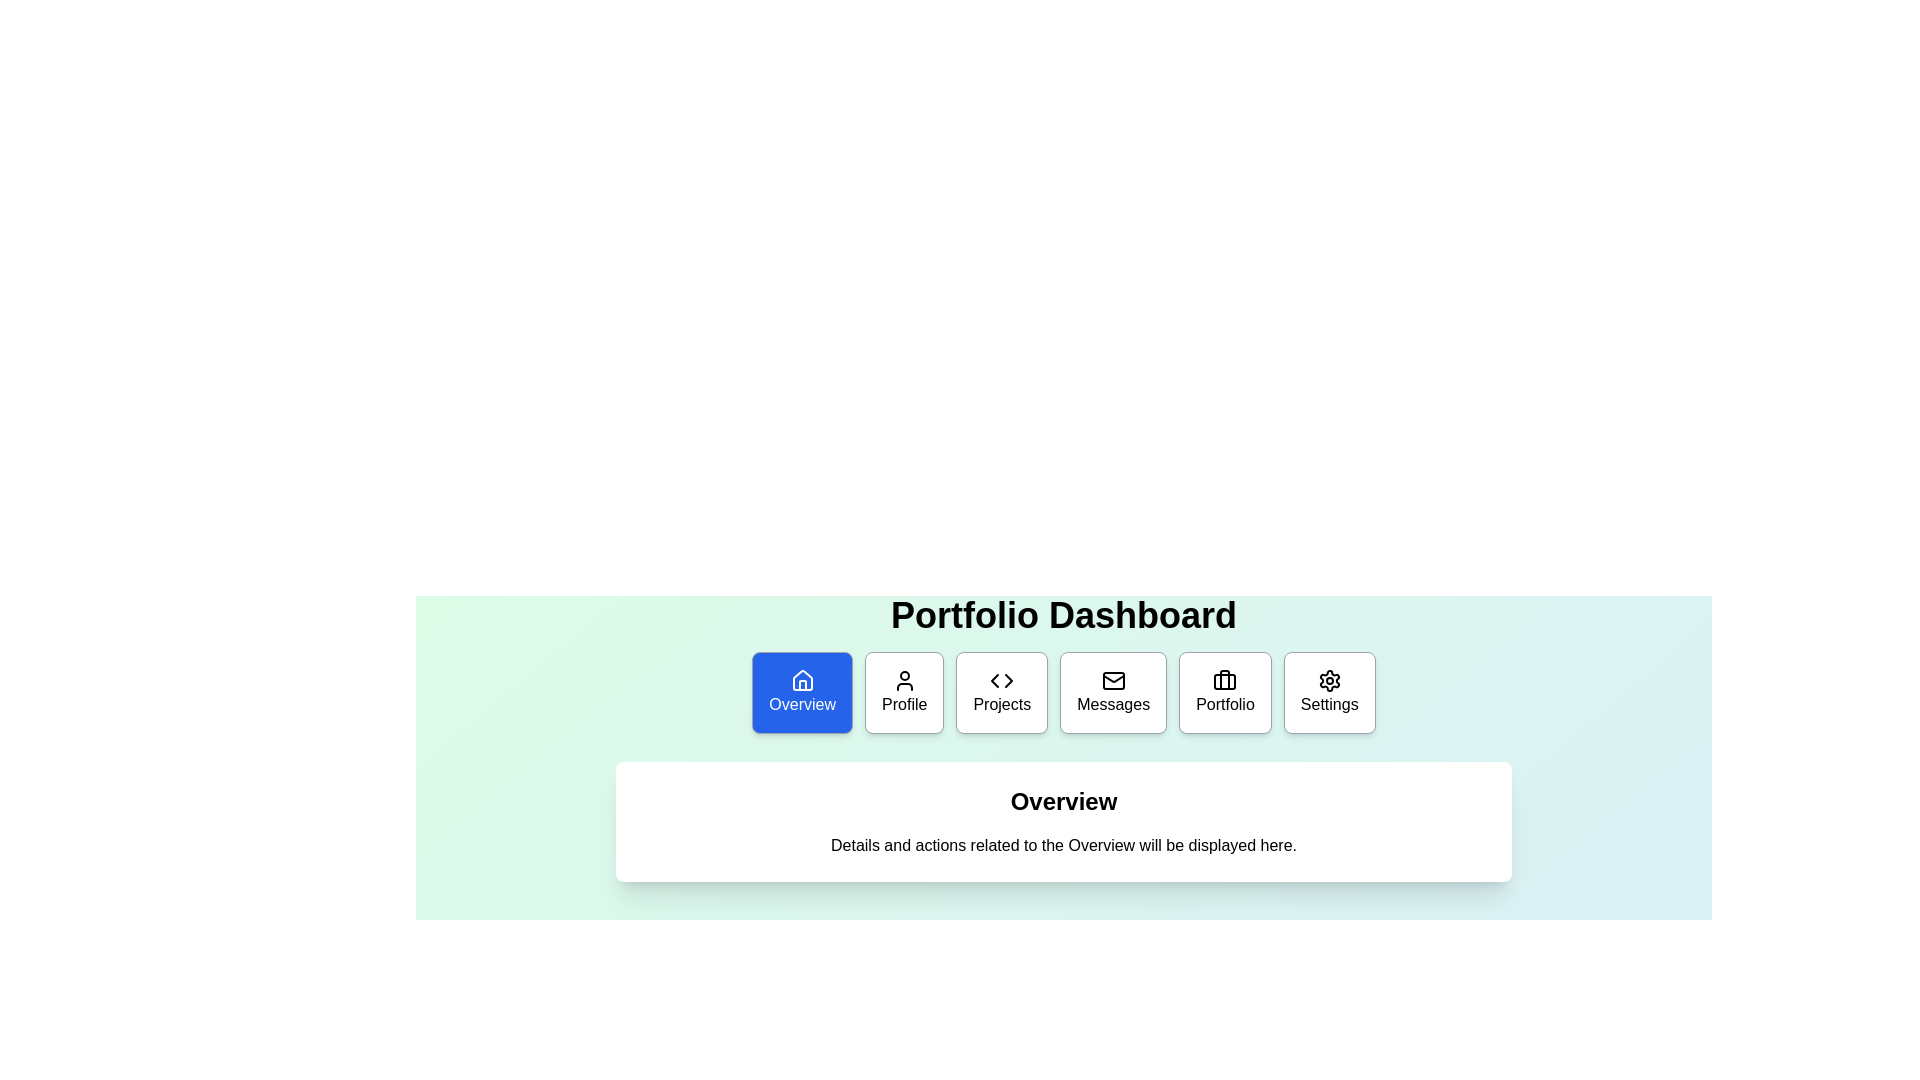 The image size is (1920, 1080). Describe the element at coordinates (1329, 680) in the screenshot. I see `the settings icon located on the far-right side of the navigation buttons` at that location.